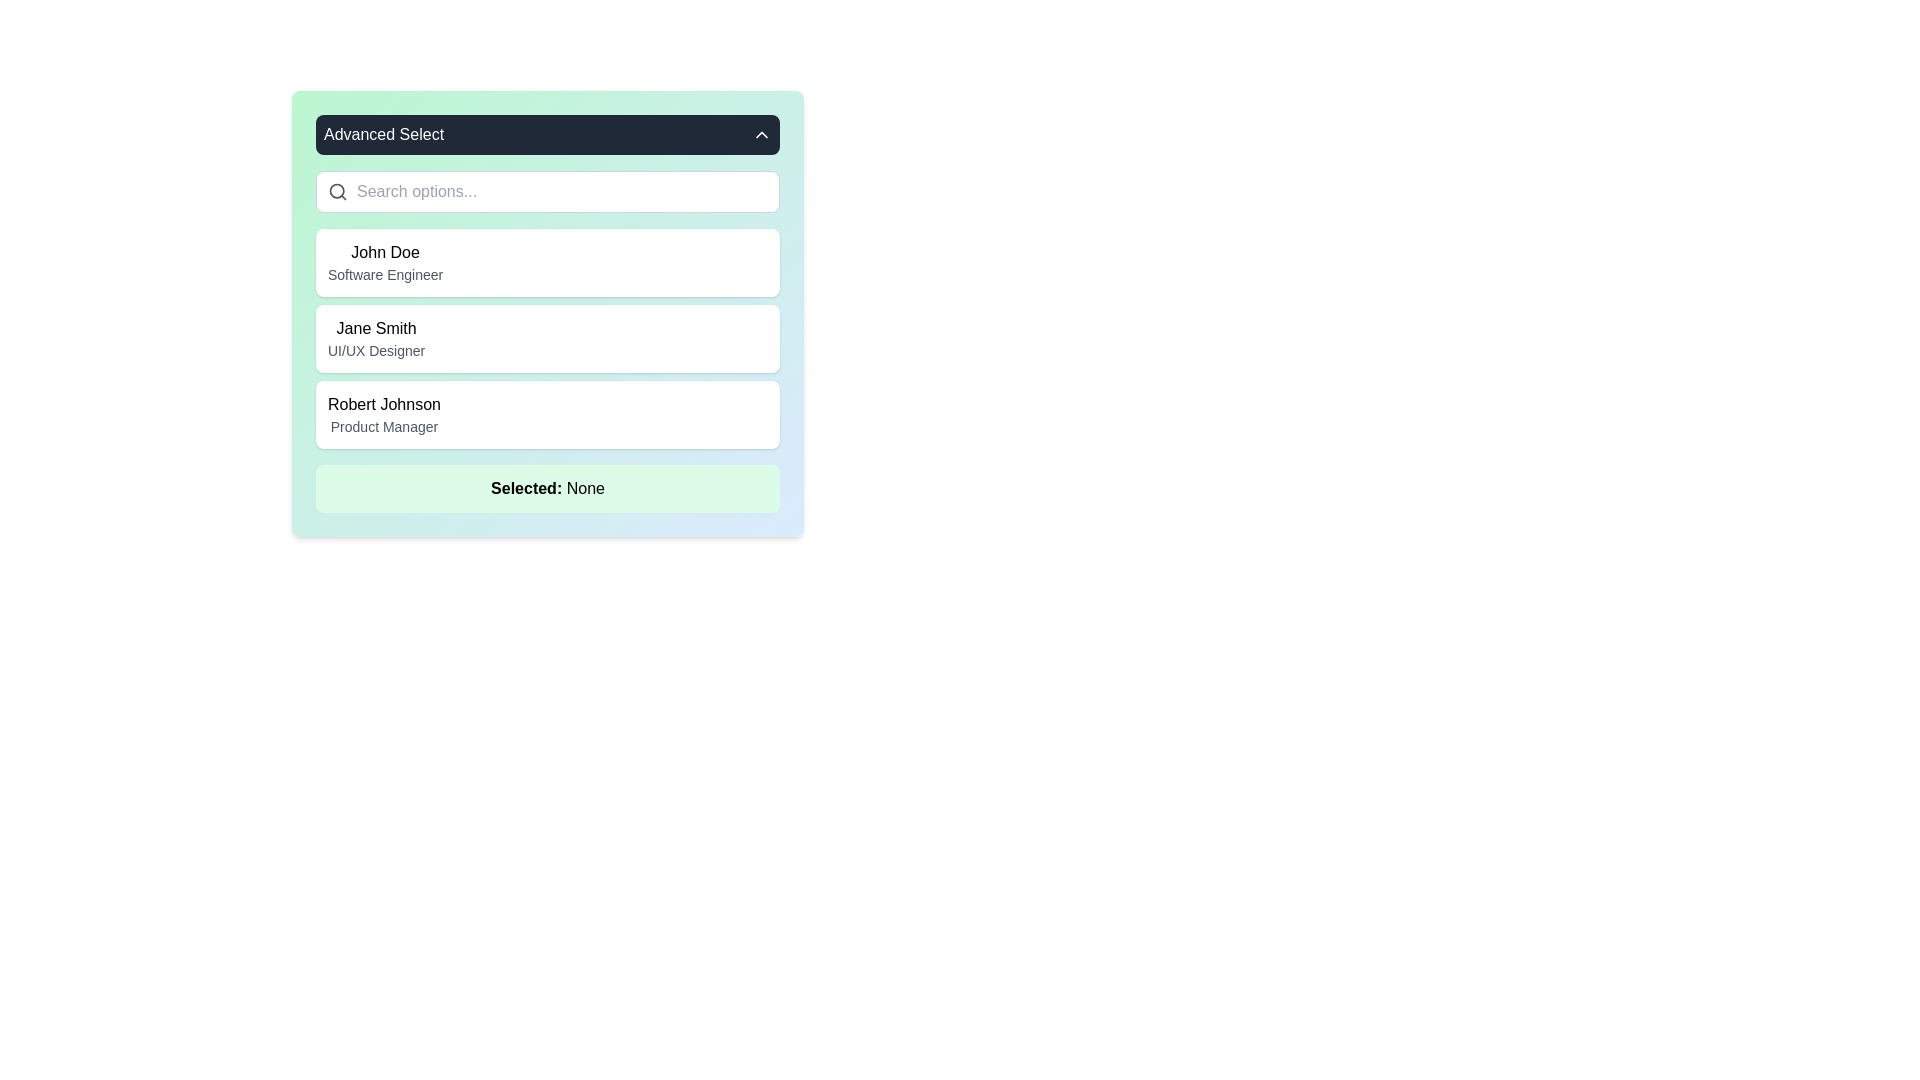  I want to click on text label displaying 'John Doe' which is the first selectable option in the dropdown menu, so click(385, 252).